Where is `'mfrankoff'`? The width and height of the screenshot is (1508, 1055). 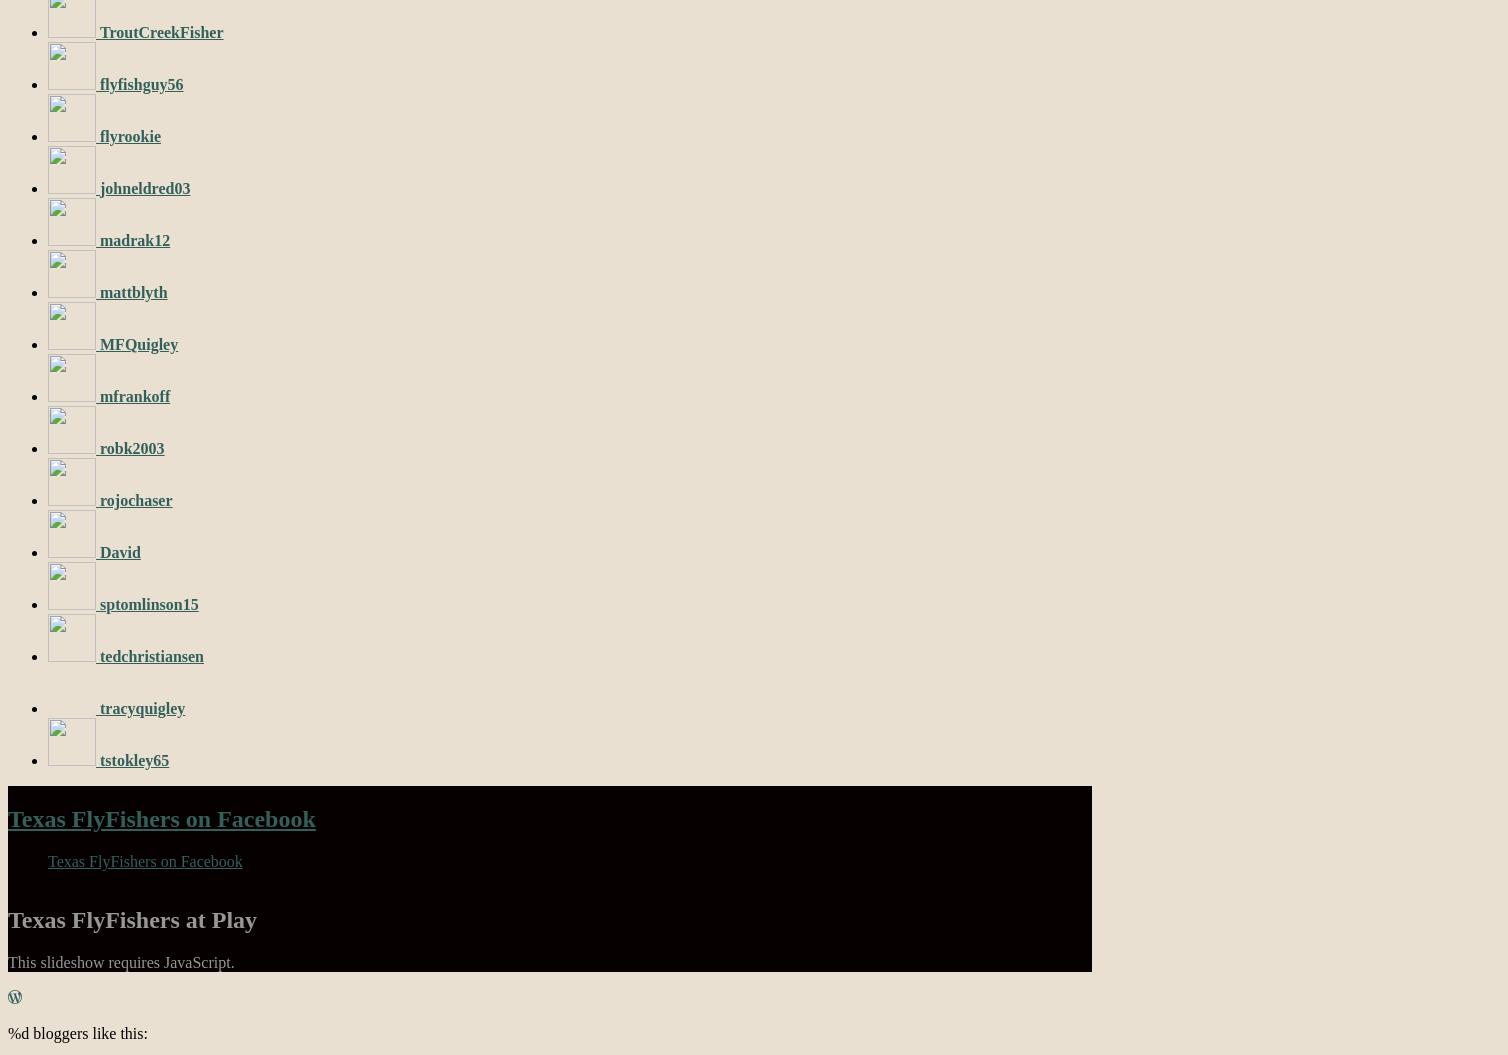
'mfrankoff' is located at coordinates (134, 396).